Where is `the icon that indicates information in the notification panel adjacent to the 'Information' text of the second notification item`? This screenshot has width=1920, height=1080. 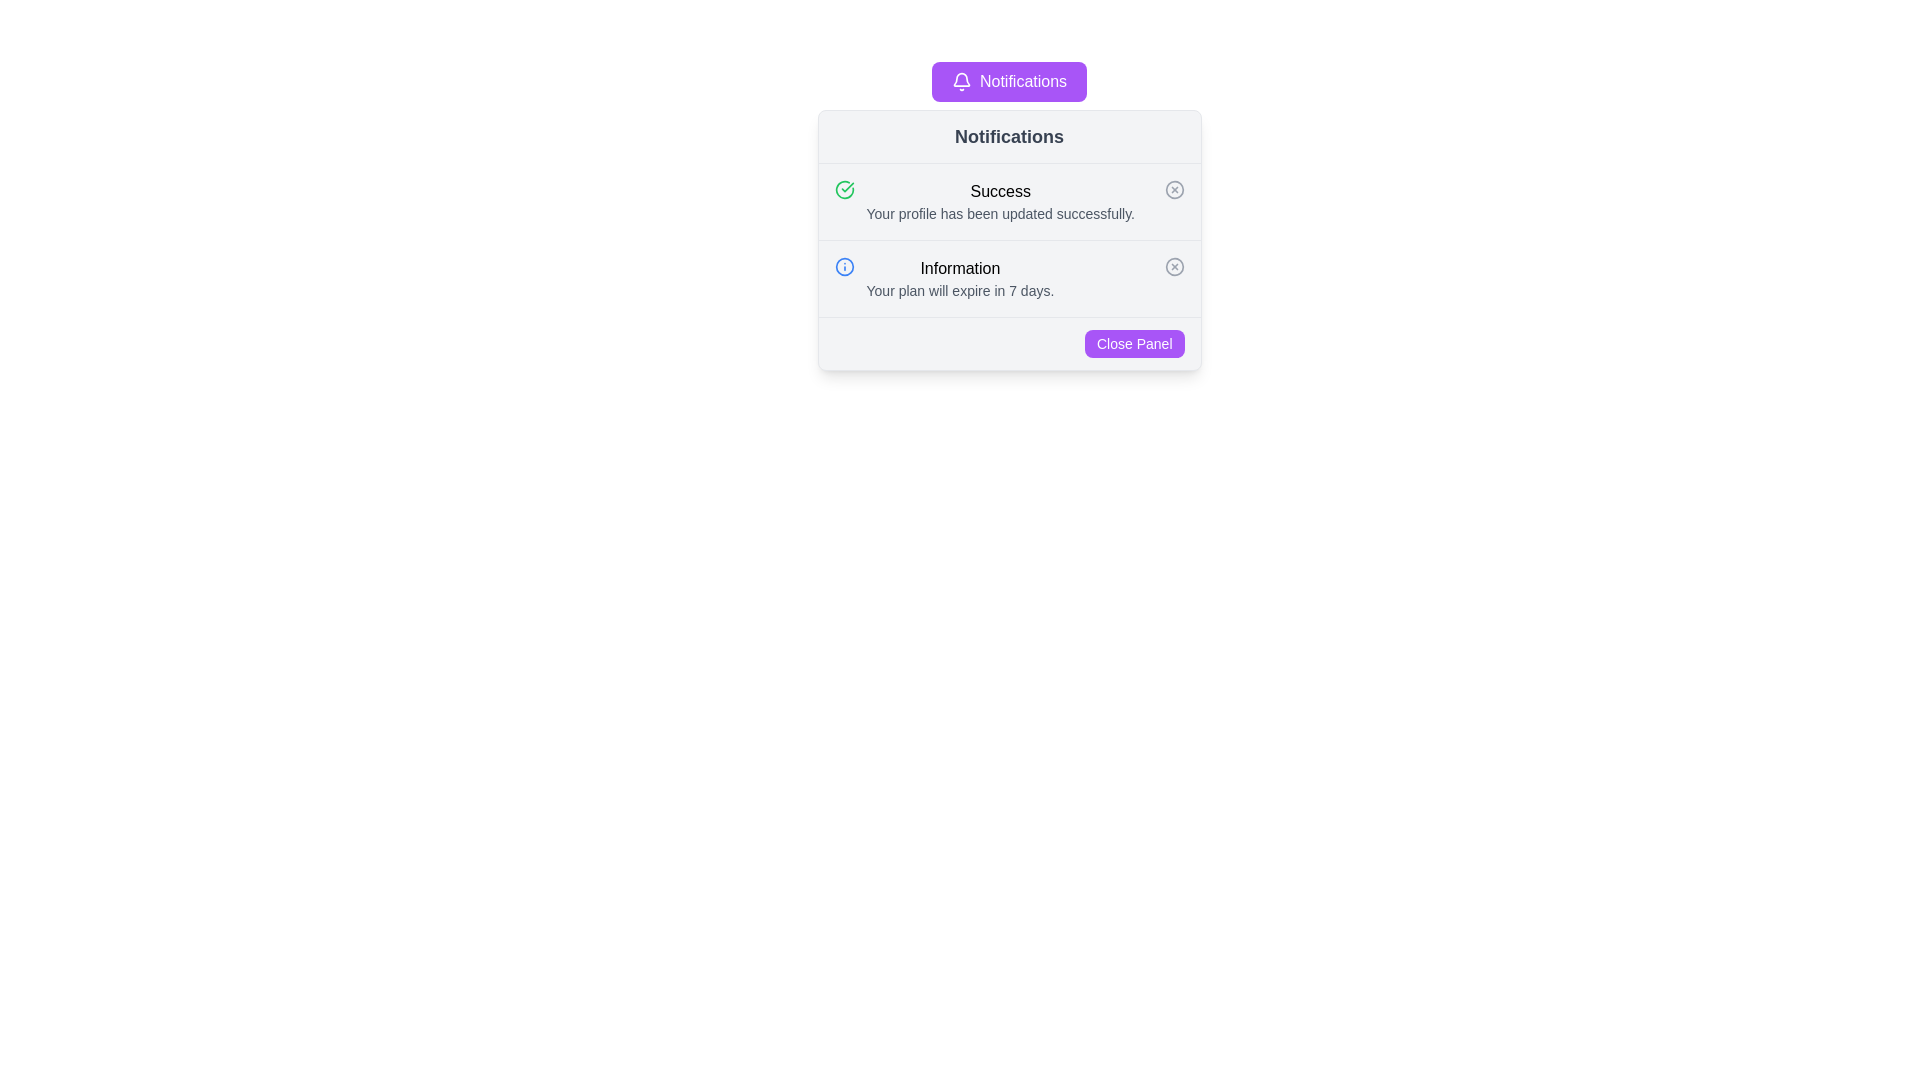 the icon that indicates information in the notification panel adjacent to the 'Information' text of the second notification item is located at coordinates (844, 265).